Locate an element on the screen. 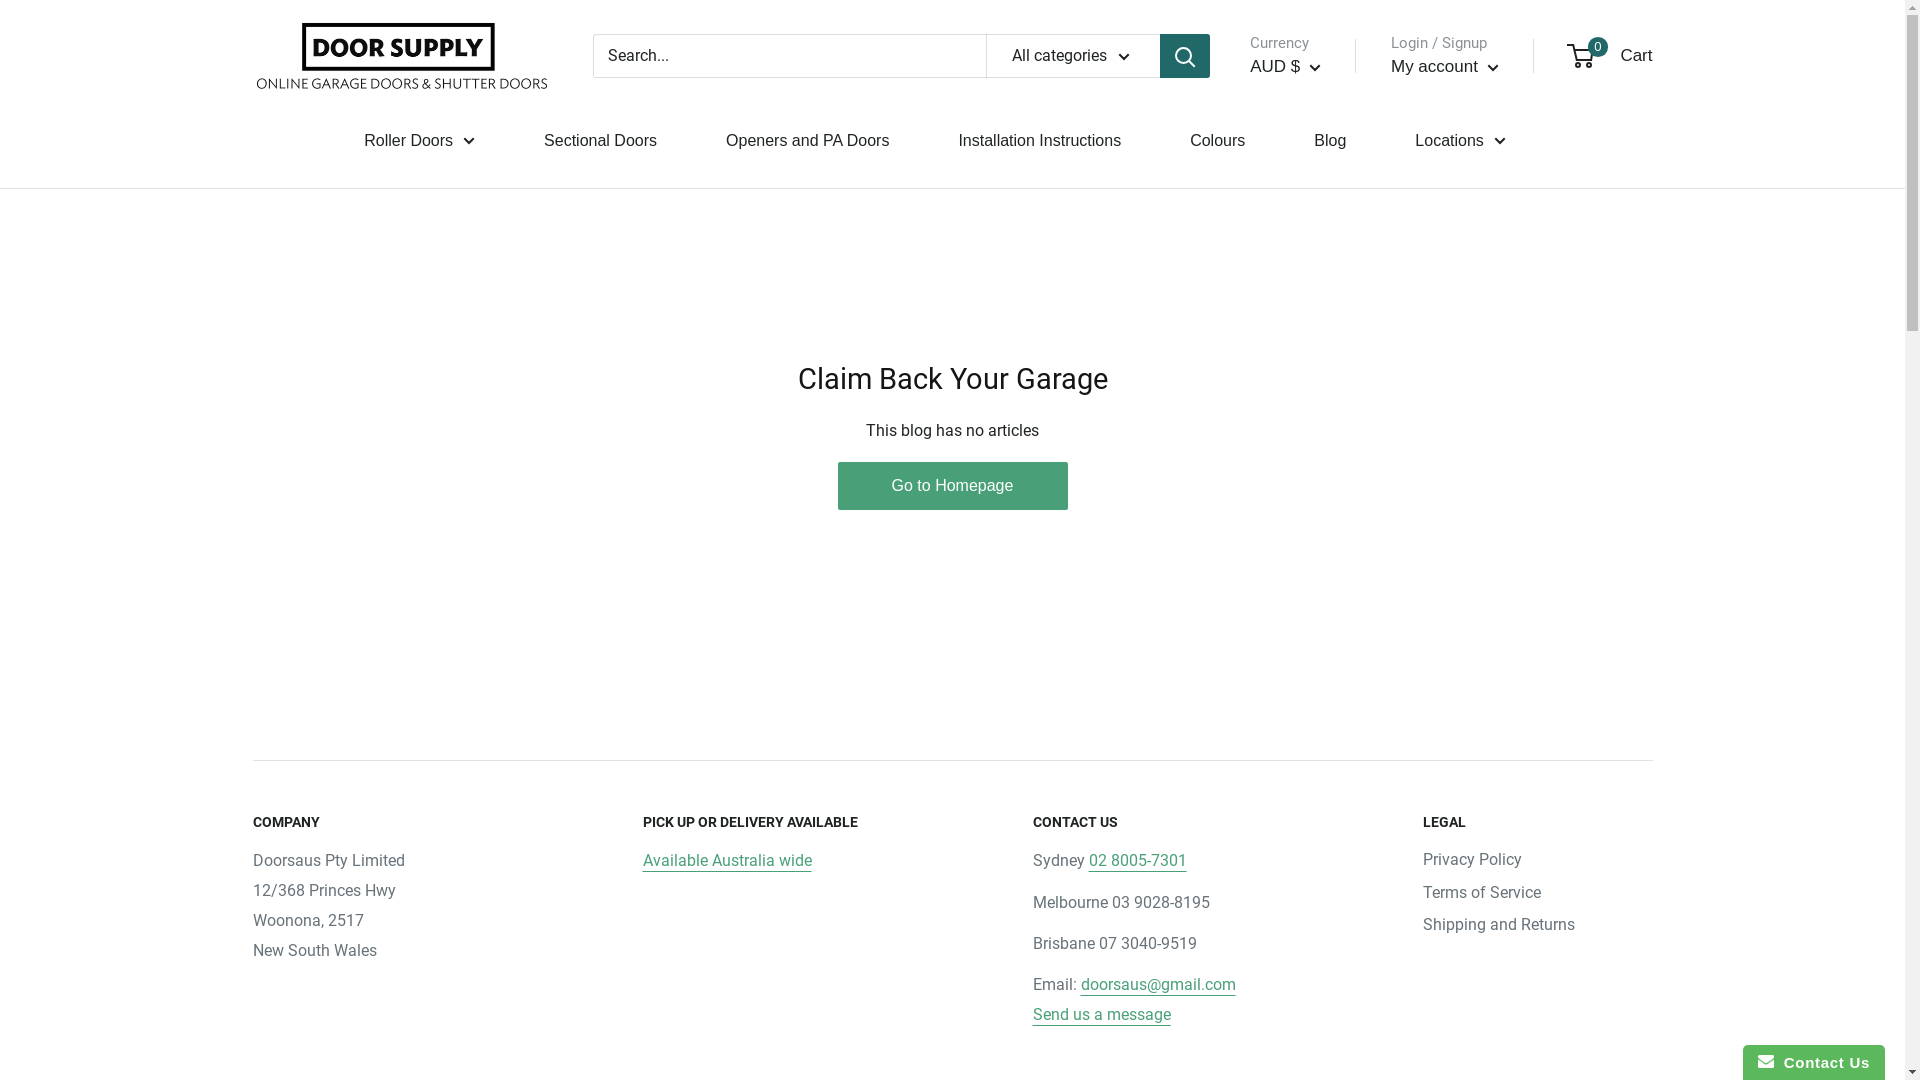 The image size is (1920, 1080). 'Available Australia wide' is located at coordinates (725, 859).